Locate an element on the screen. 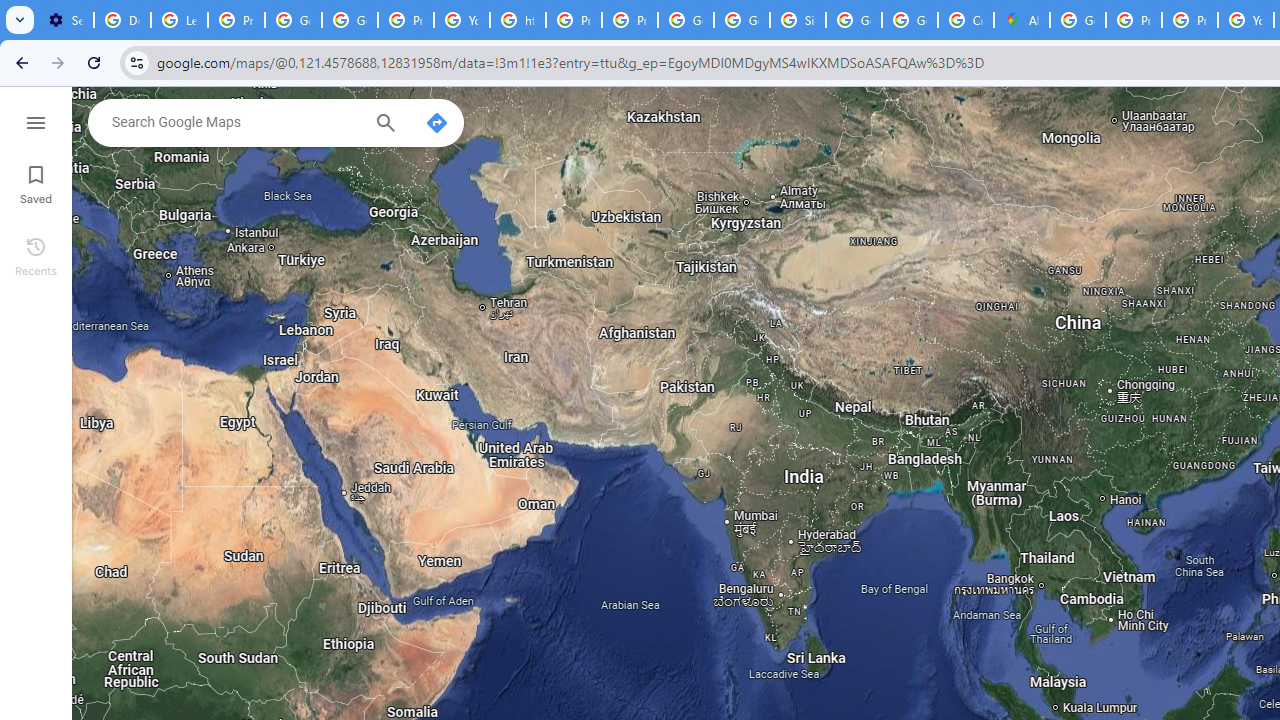 The image size is (1280, 720). 'Menu' is located at coordinates (35, 120).